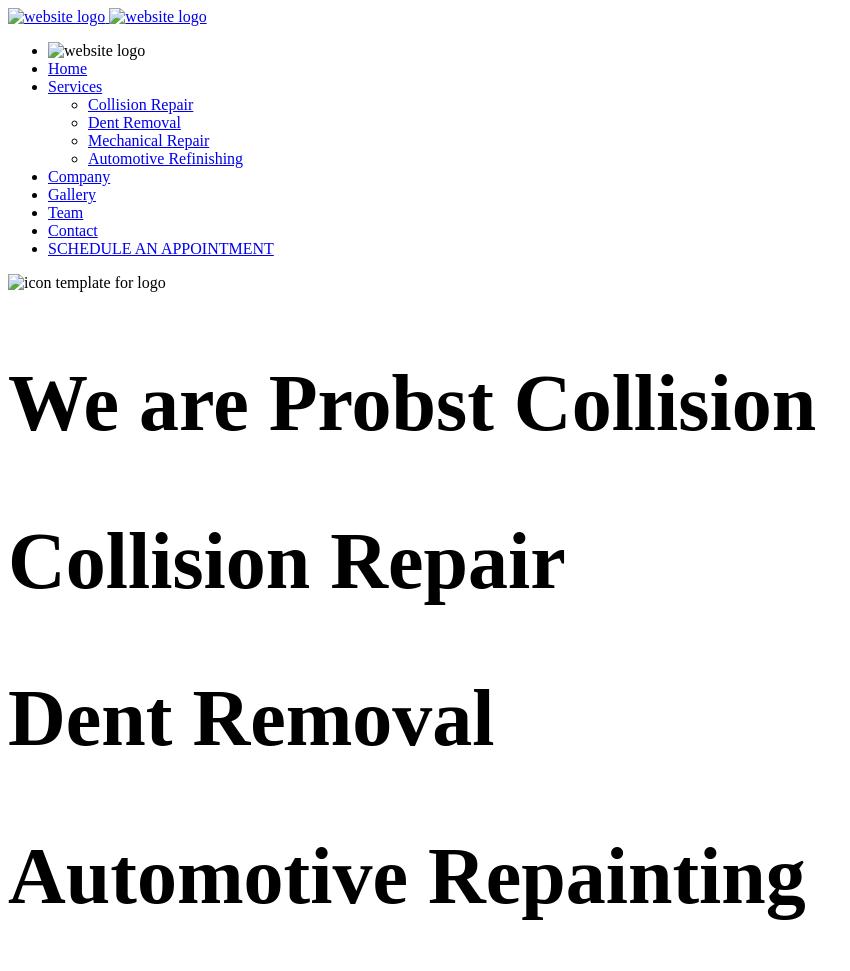  What do you see at coordinates (6, 401) in the screenshot?
I see `'We are'` at bounding box center [6, 401].